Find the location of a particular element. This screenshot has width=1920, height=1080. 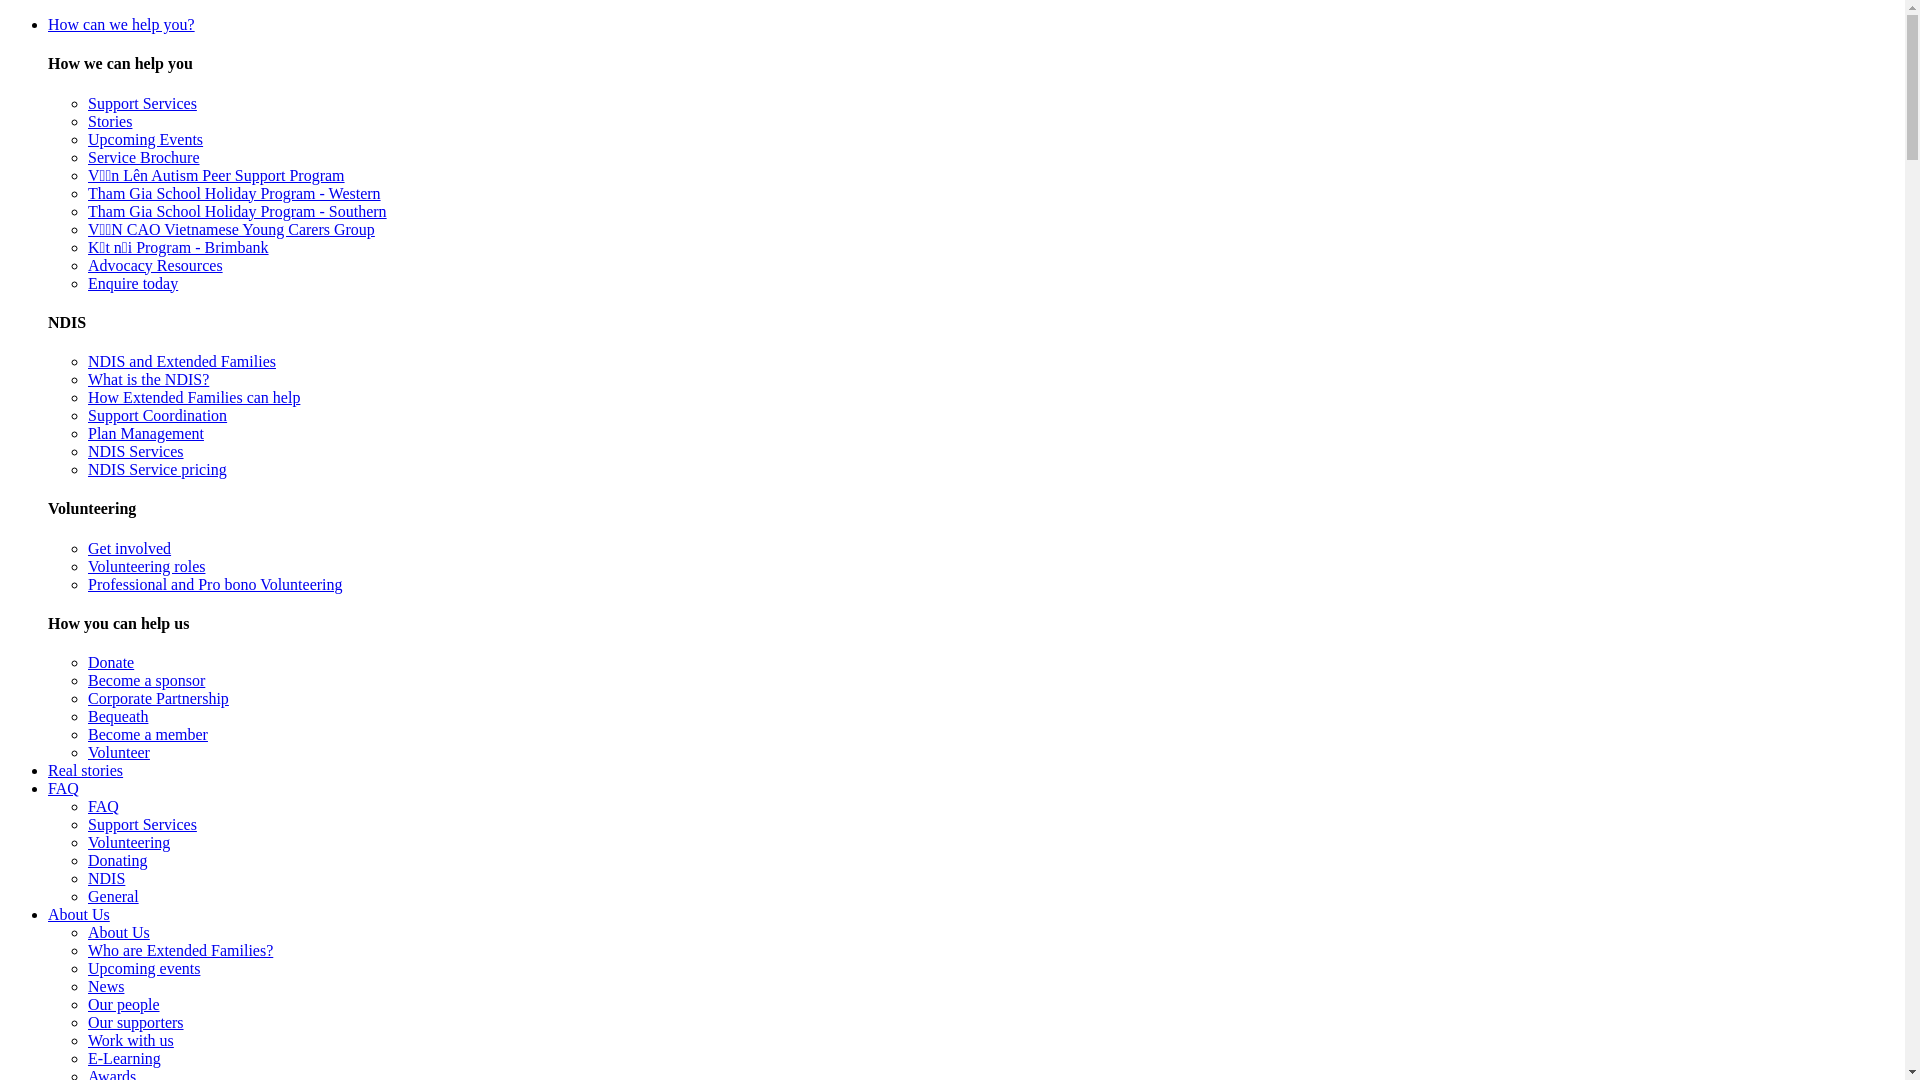

'Real stories' is located at coordinates (84, 769).